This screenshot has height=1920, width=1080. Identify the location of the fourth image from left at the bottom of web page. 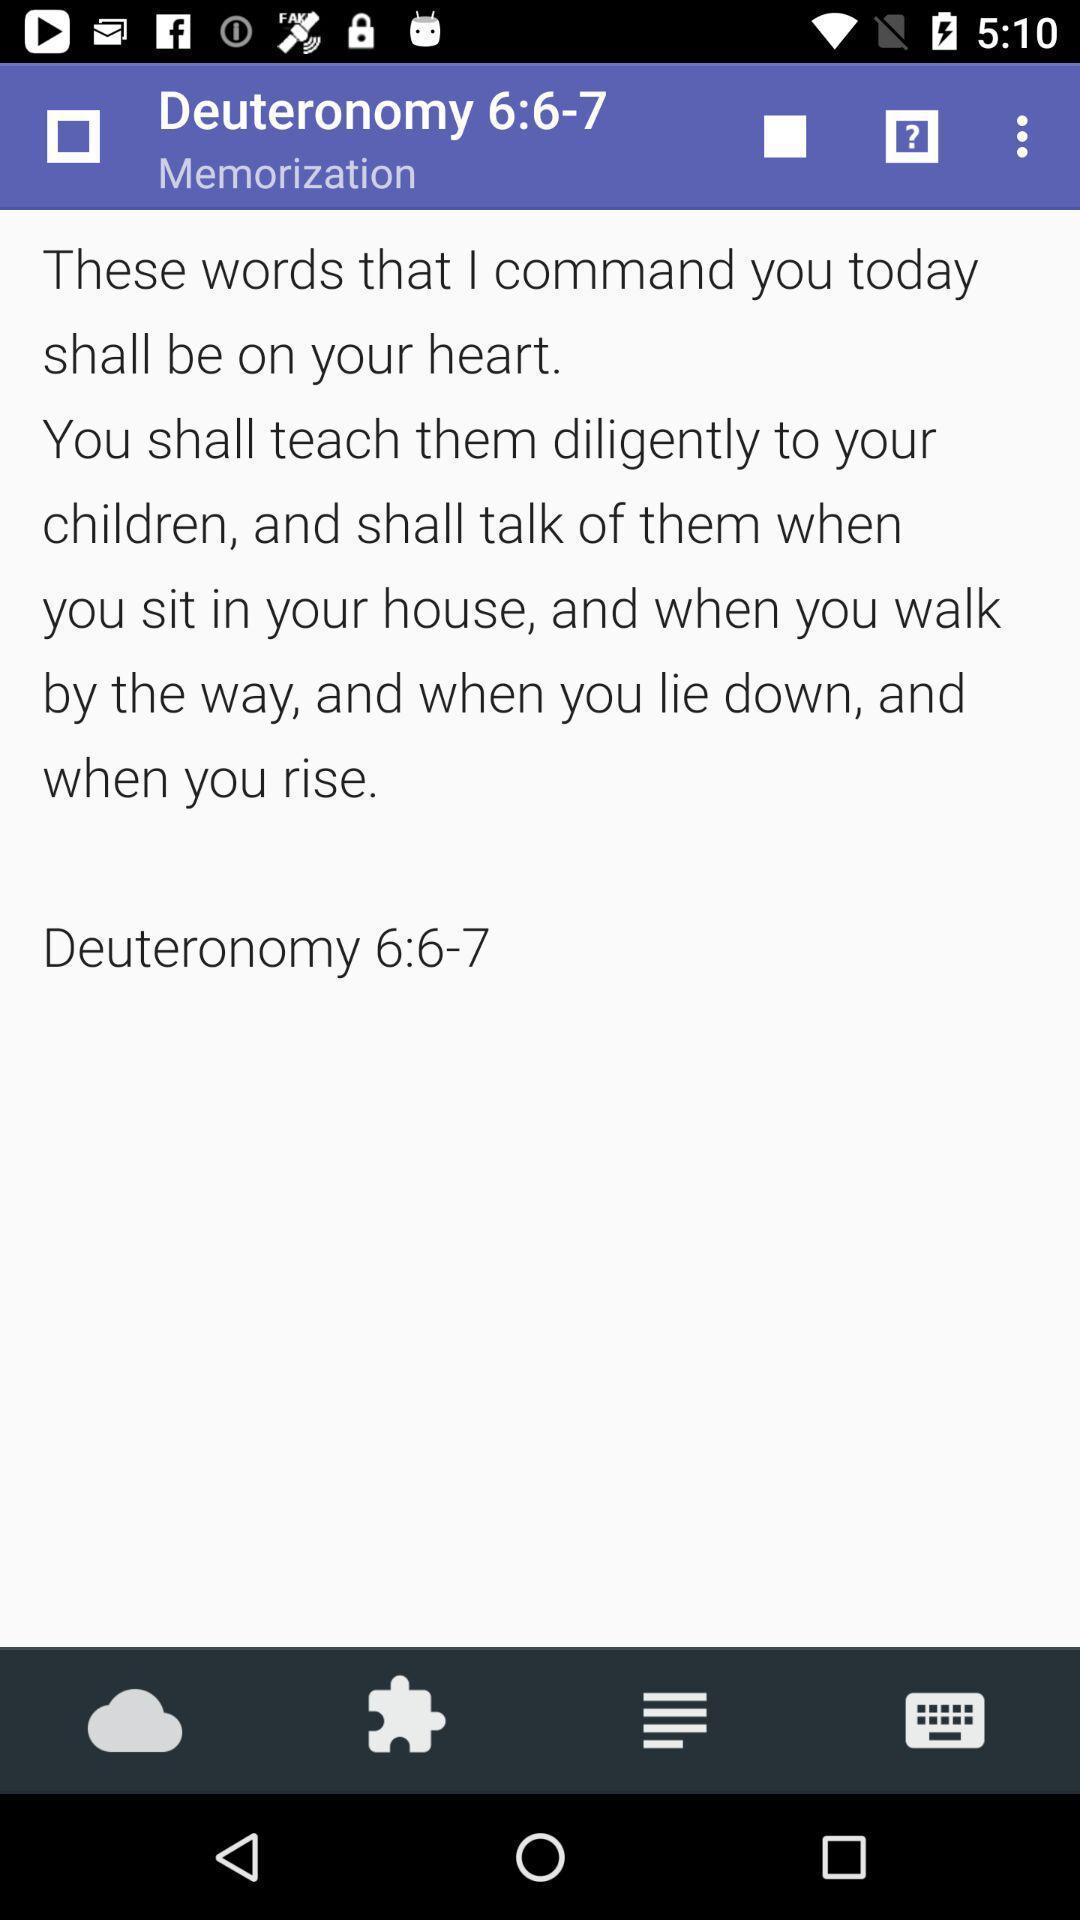
(945, 1719).